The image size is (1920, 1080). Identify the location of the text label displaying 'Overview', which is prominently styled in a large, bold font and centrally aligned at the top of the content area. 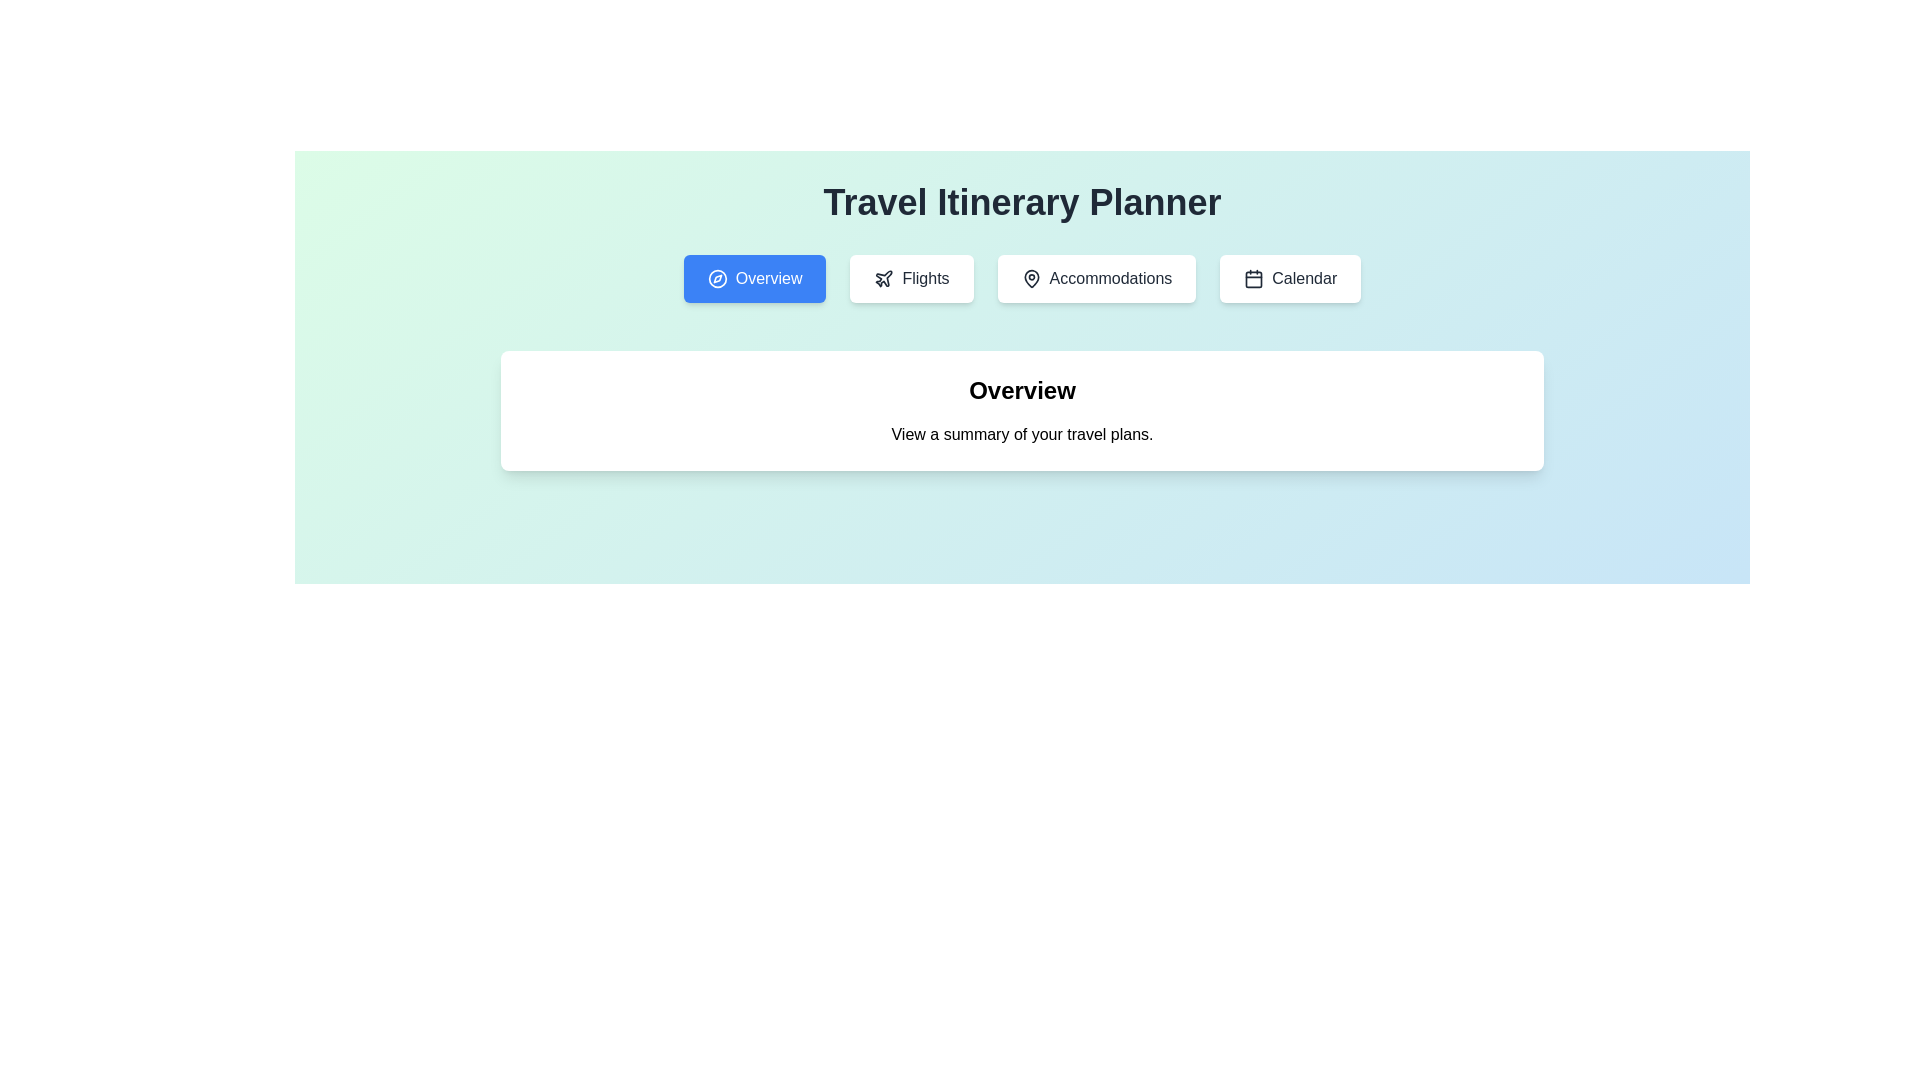
(1022, 390).